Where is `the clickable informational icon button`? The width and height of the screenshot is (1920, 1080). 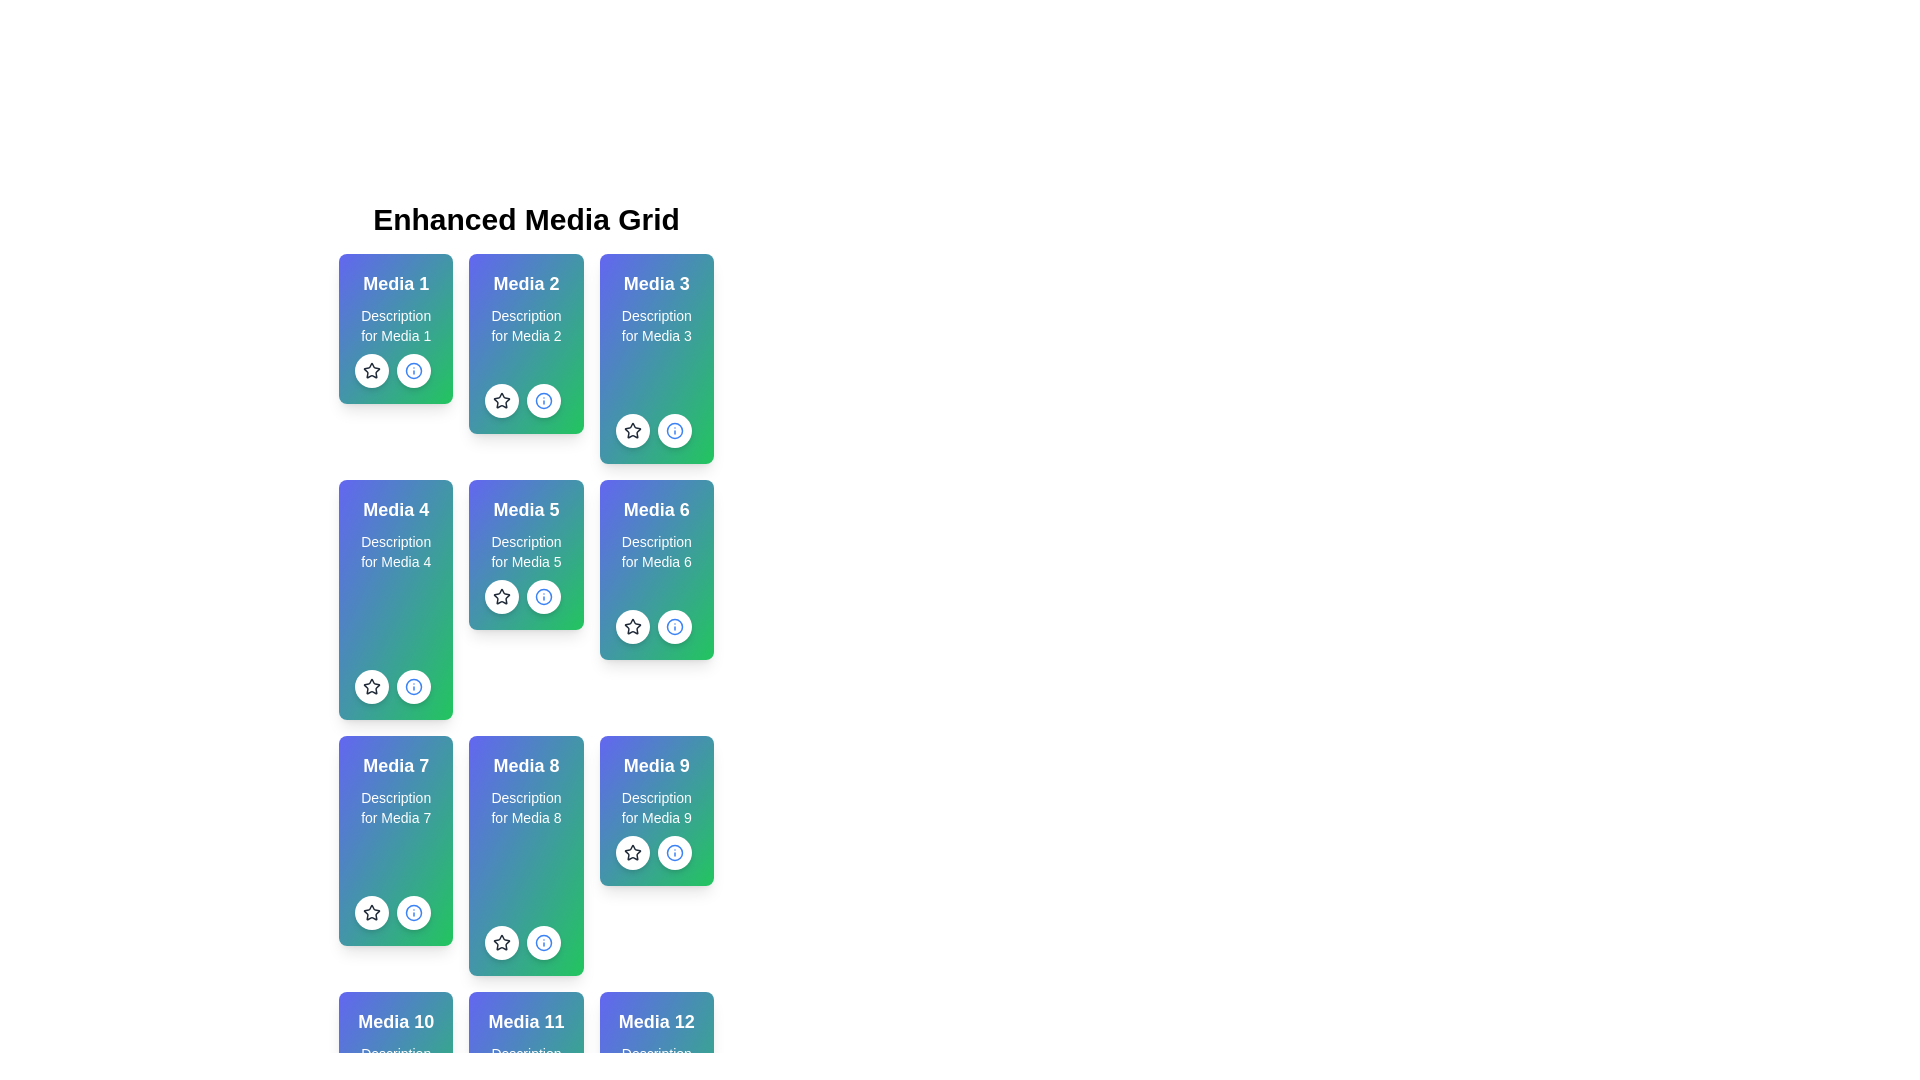
the clickable informational icon button is located at coordinates (393, 913).